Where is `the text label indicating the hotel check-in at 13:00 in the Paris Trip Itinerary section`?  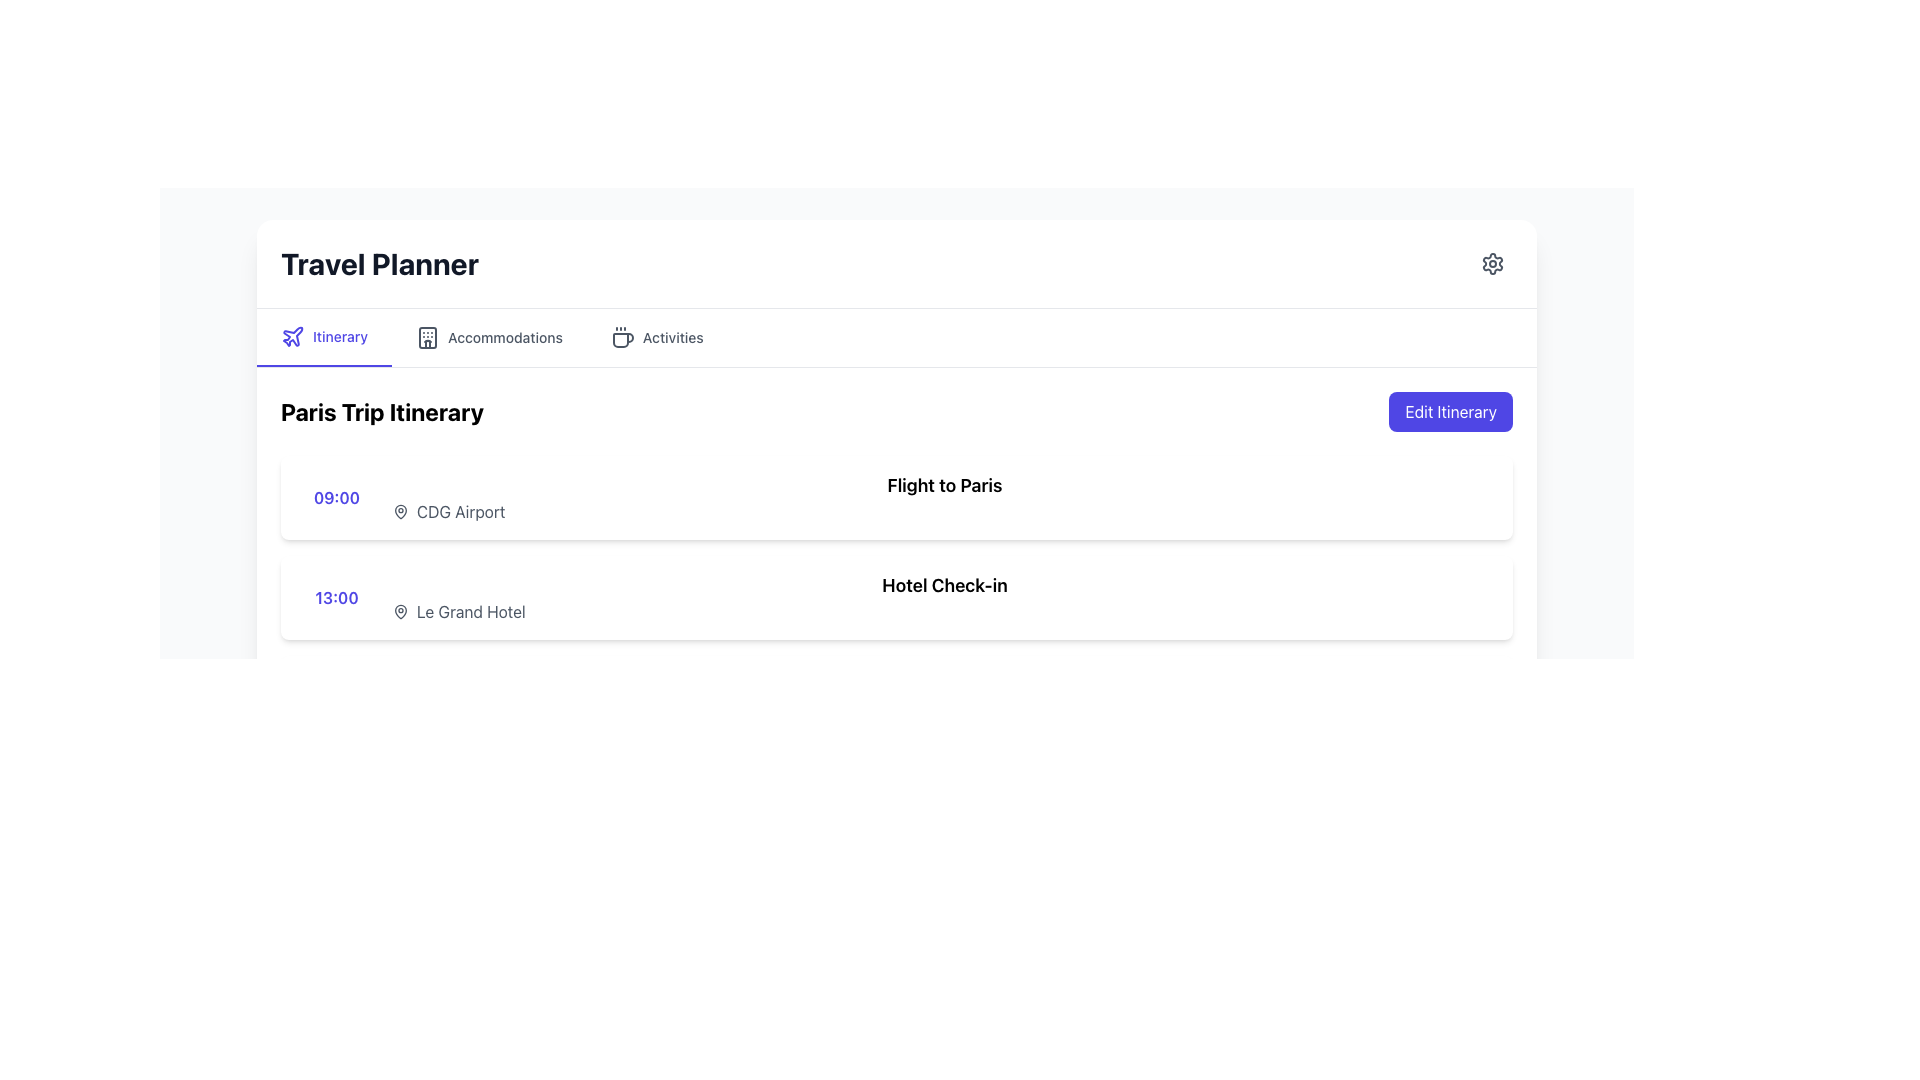
the text label indicating the hotel check-in at 13:00 in the Paris Trip Itinerary section is located at coordinates (896, 596).